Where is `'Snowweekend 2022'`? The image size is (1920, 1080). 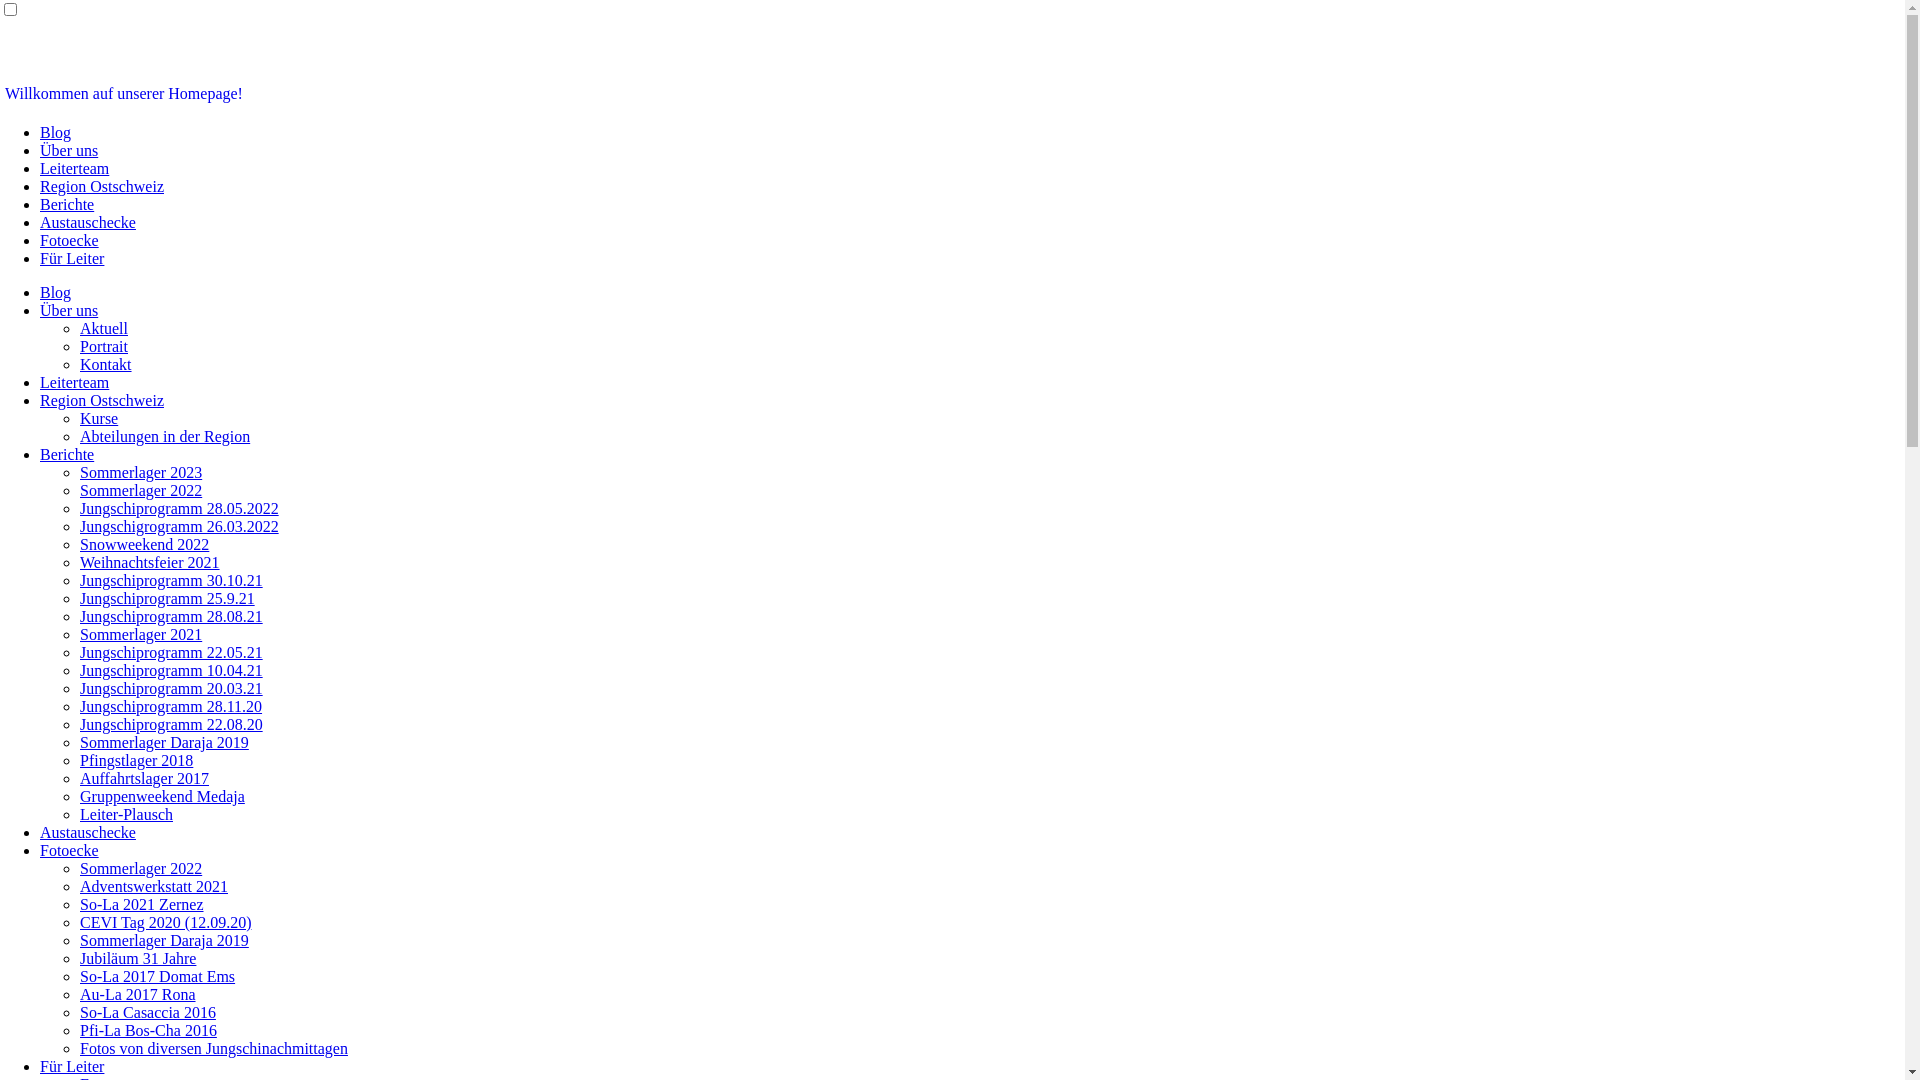 'Snowweekend 2022' is located at coordinates (80, 544).